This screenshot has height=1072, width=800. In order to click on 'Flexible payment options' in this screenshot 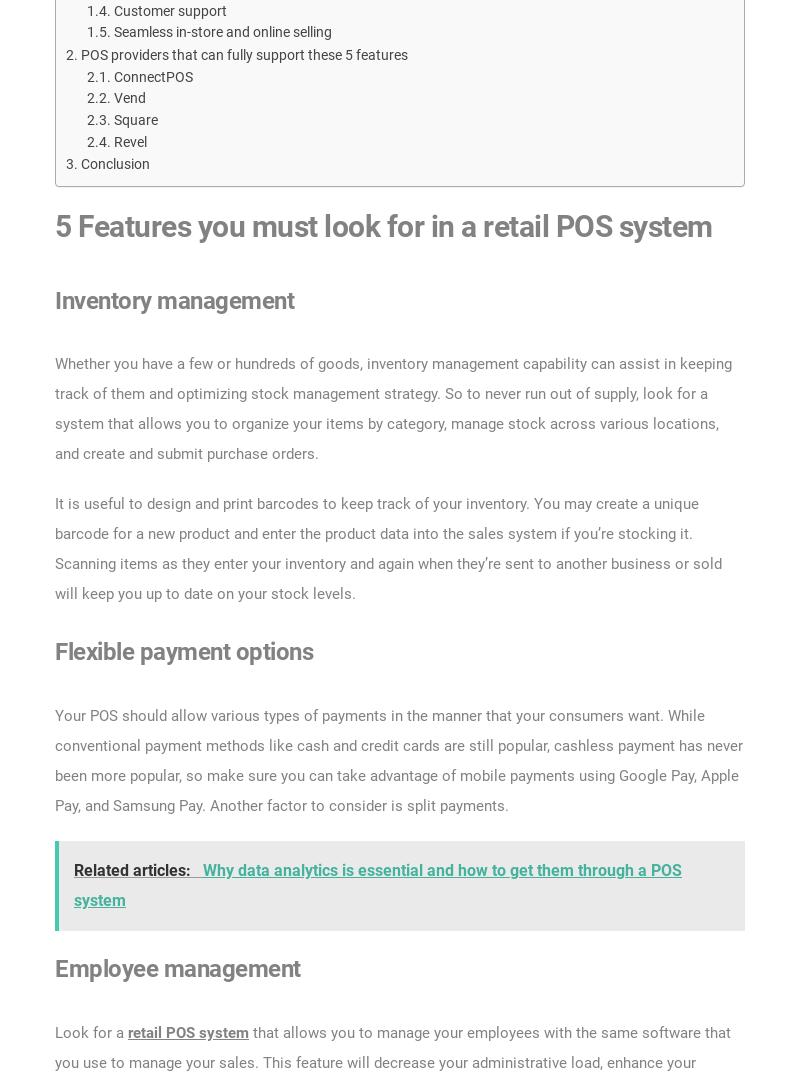, I will do `click(185, 651)`.